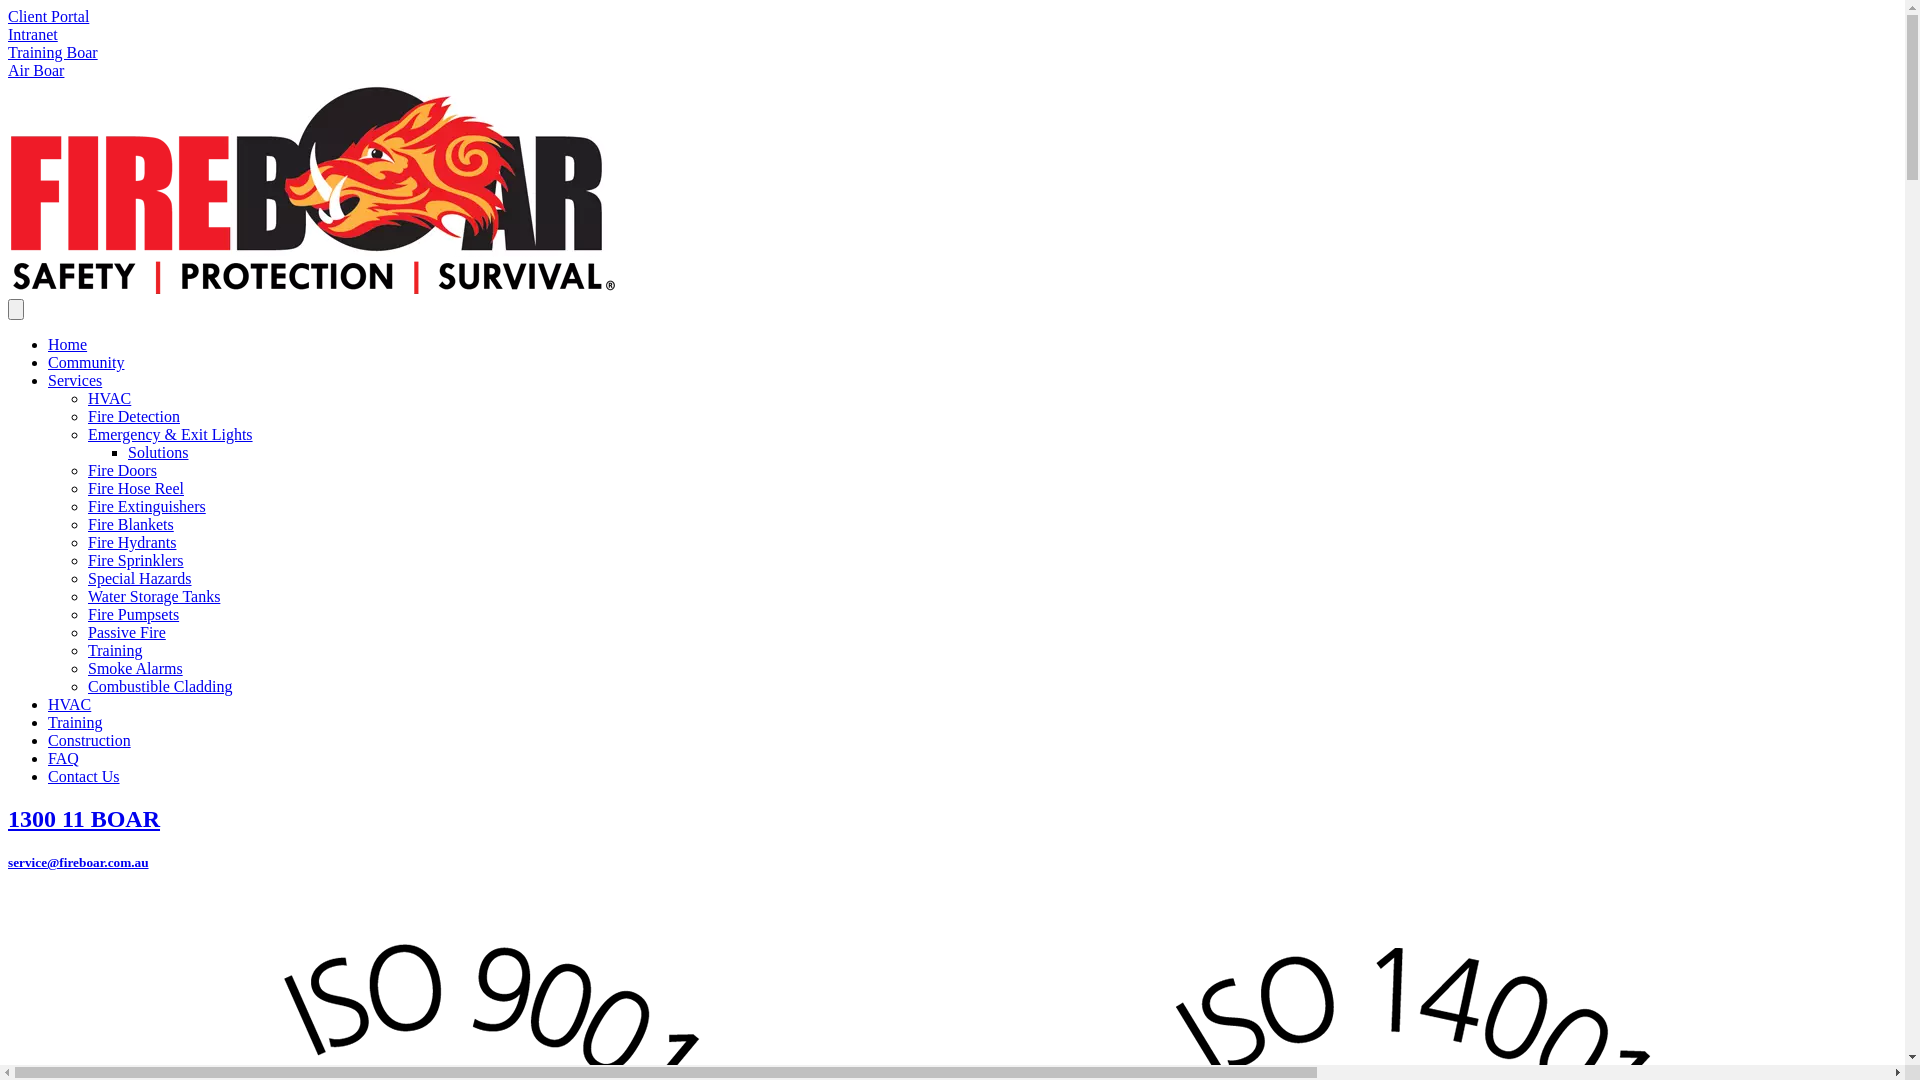 The image size is (1920, 1080). I want to click on 'FAQ', so click(63, 758).